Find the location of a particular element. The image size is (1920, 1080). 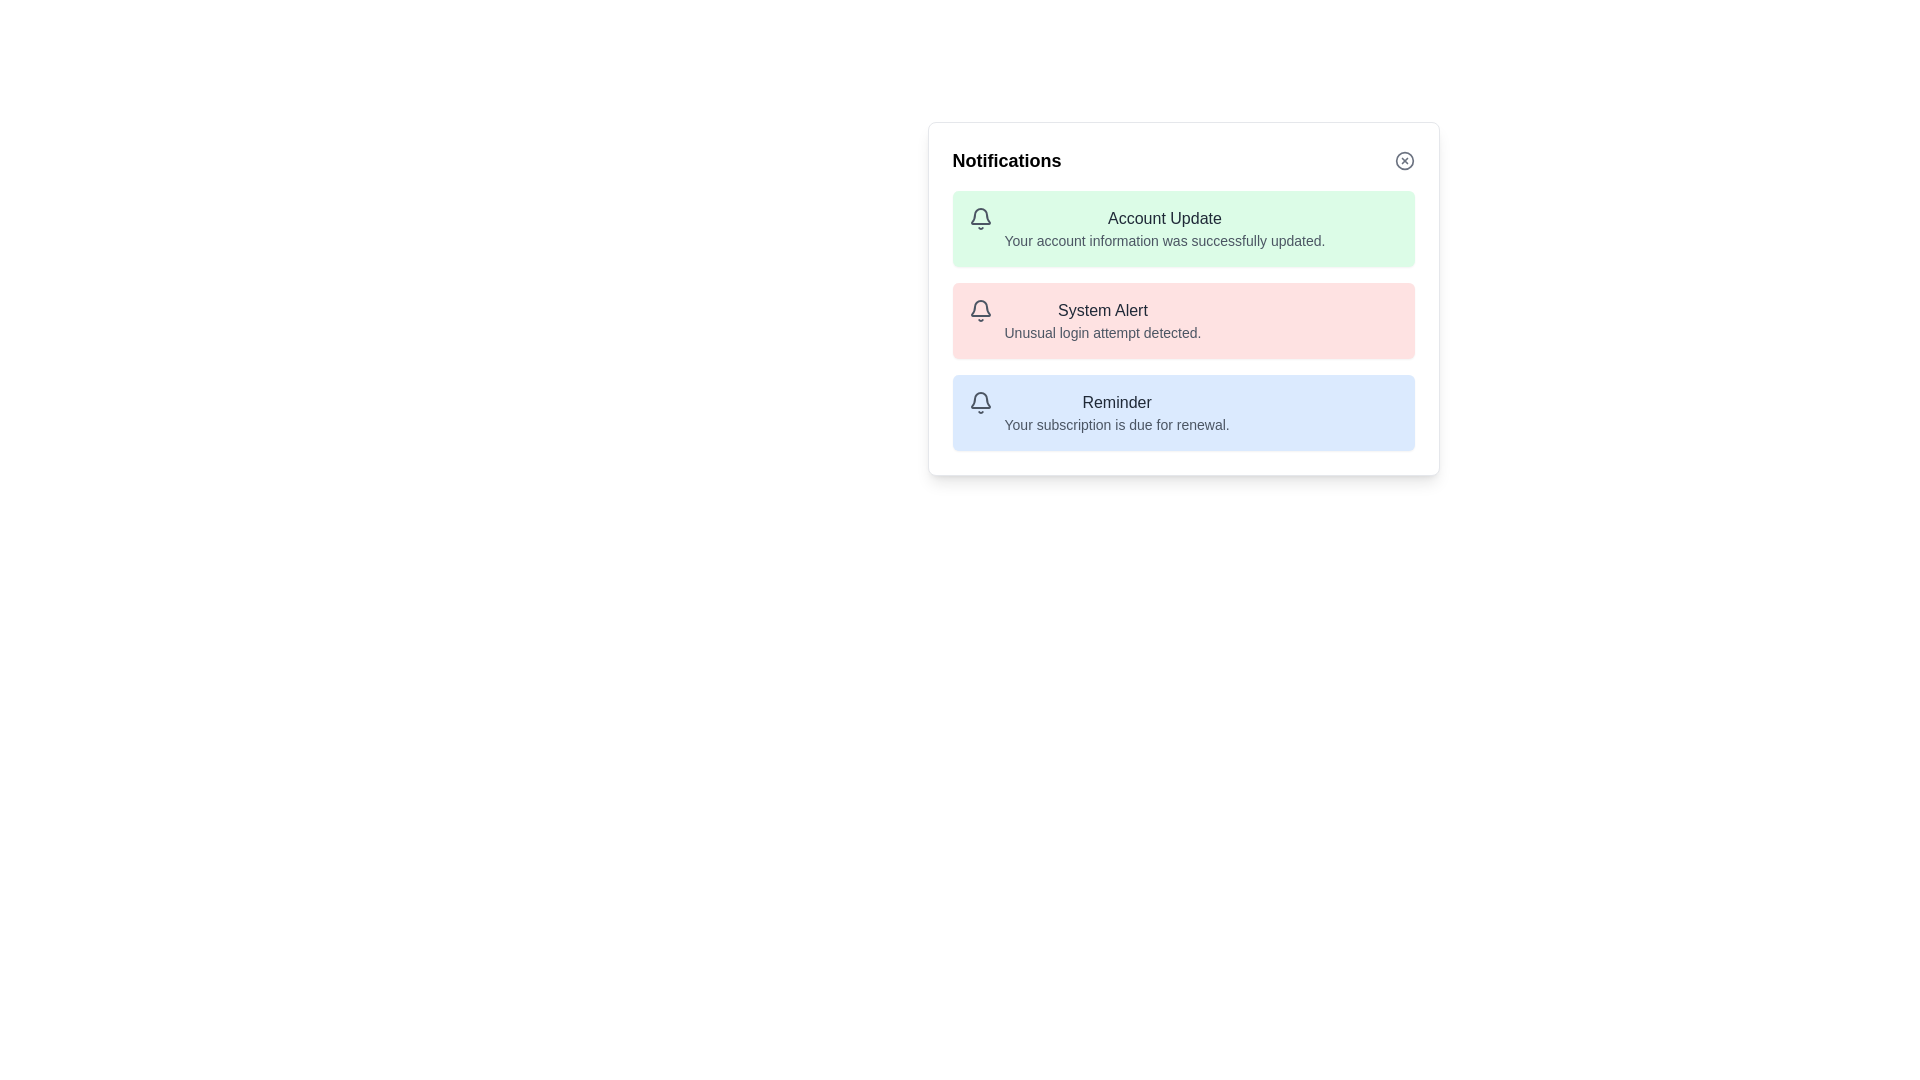

the static text label that serves as the title for the notification, summarizing the content as 'Account Update' is located at coordinates (1164, 219).